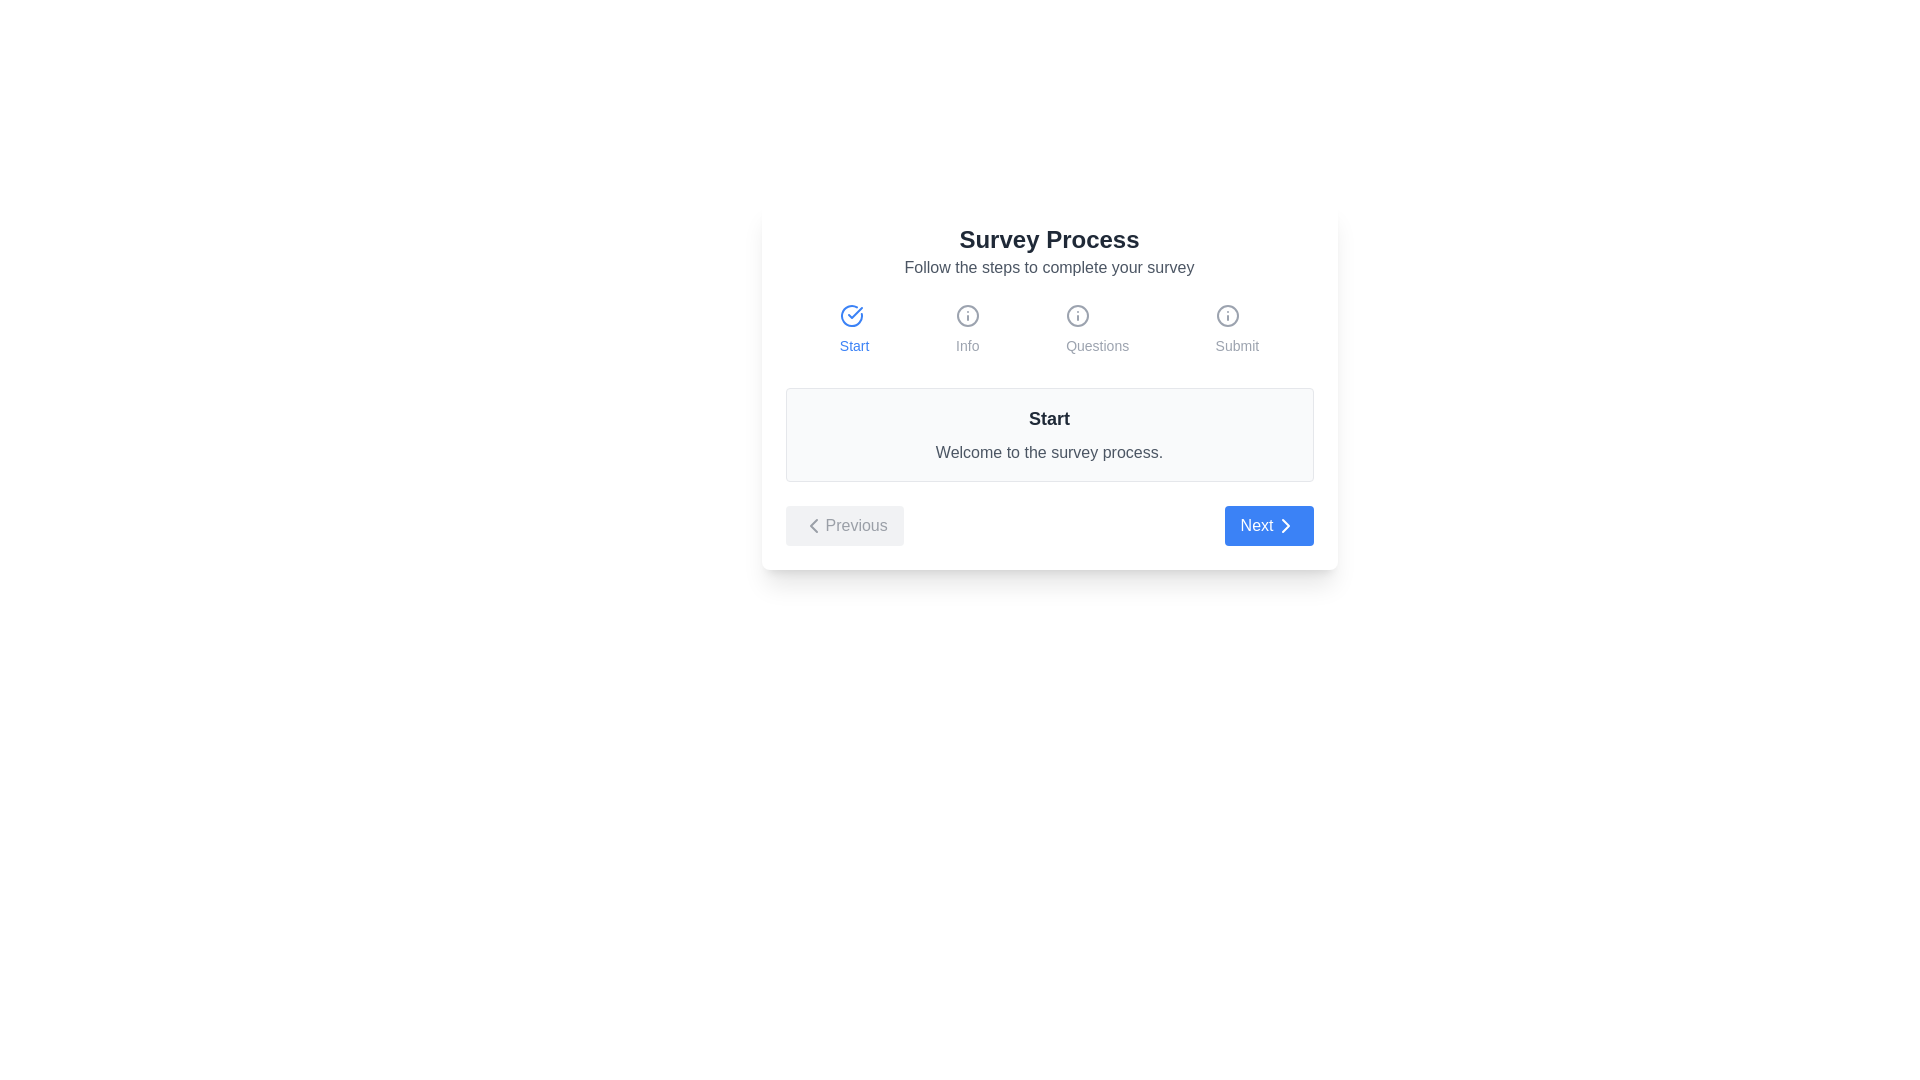  I want to click on the informational indicator icon located in the 'Submit' section of the process guide UI, so click(1236, 315).